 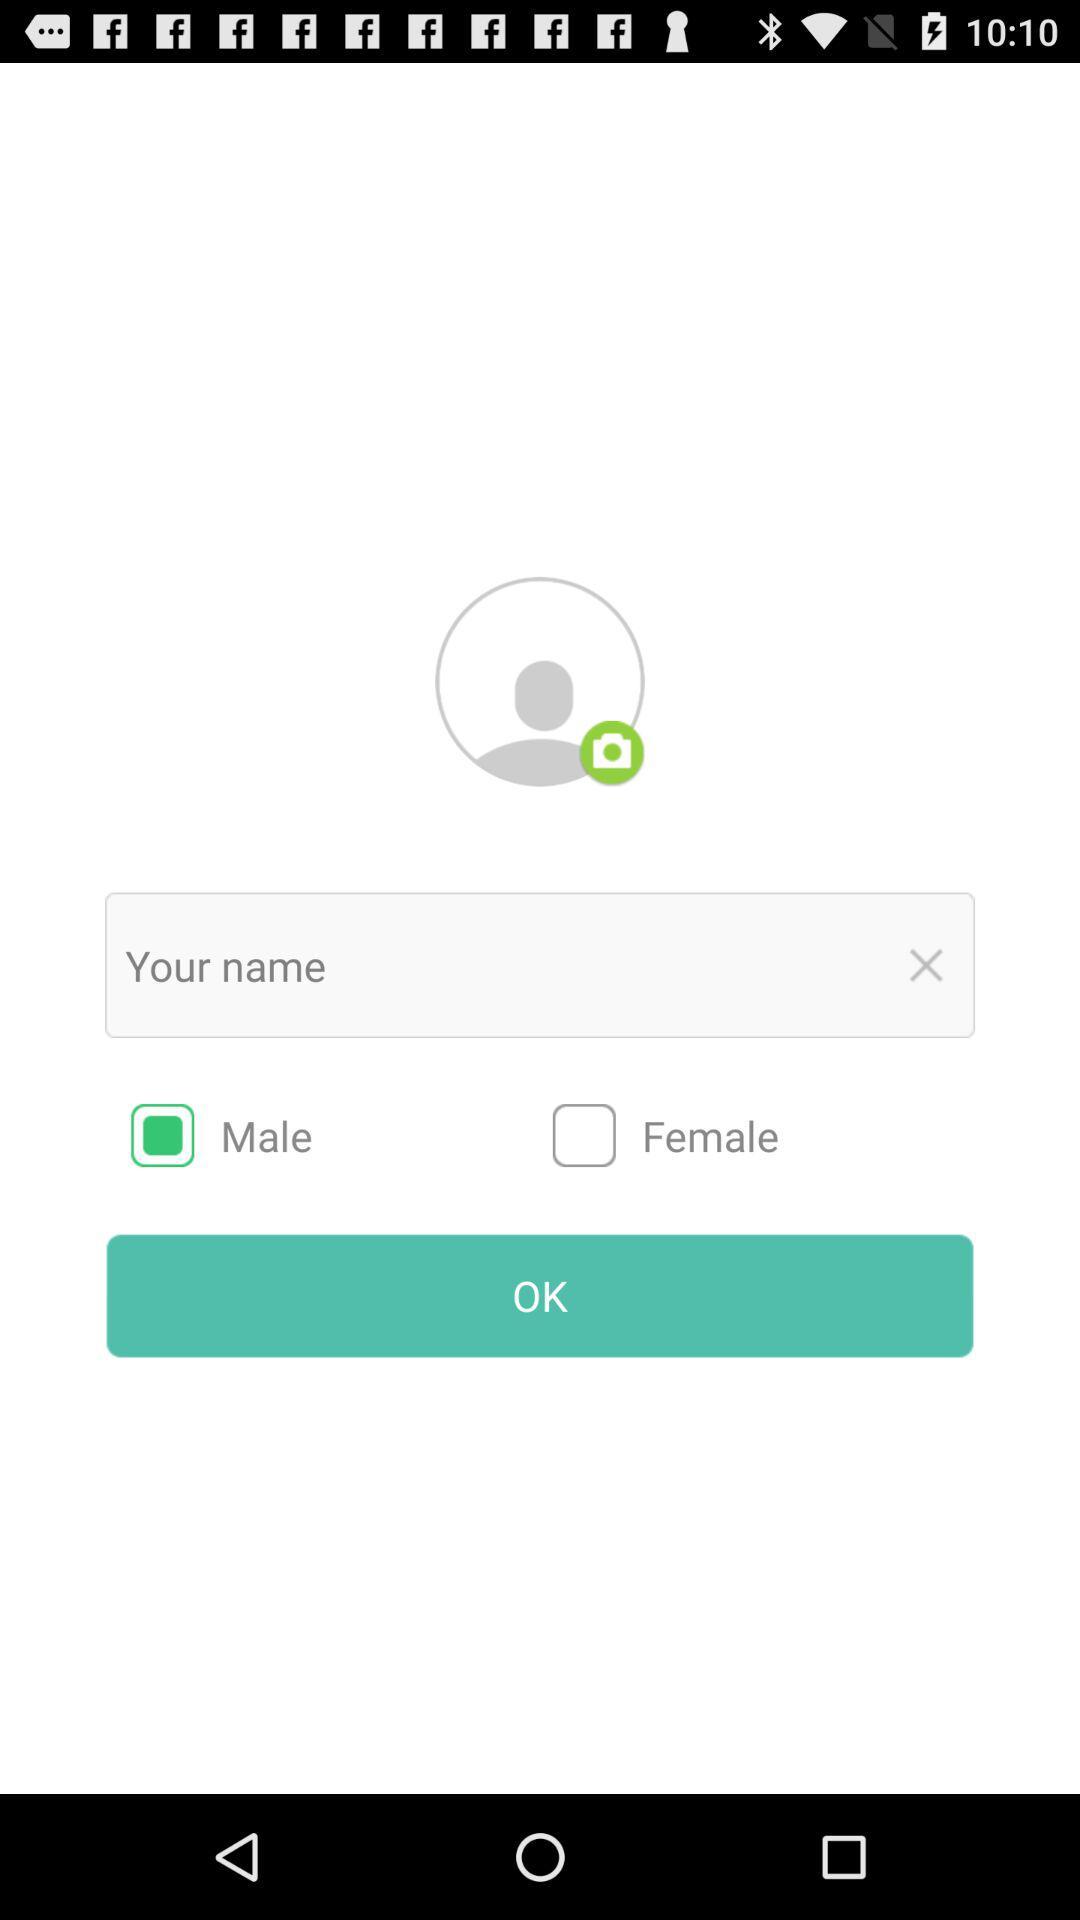 I want to click on name, so click(x=496, y=965).